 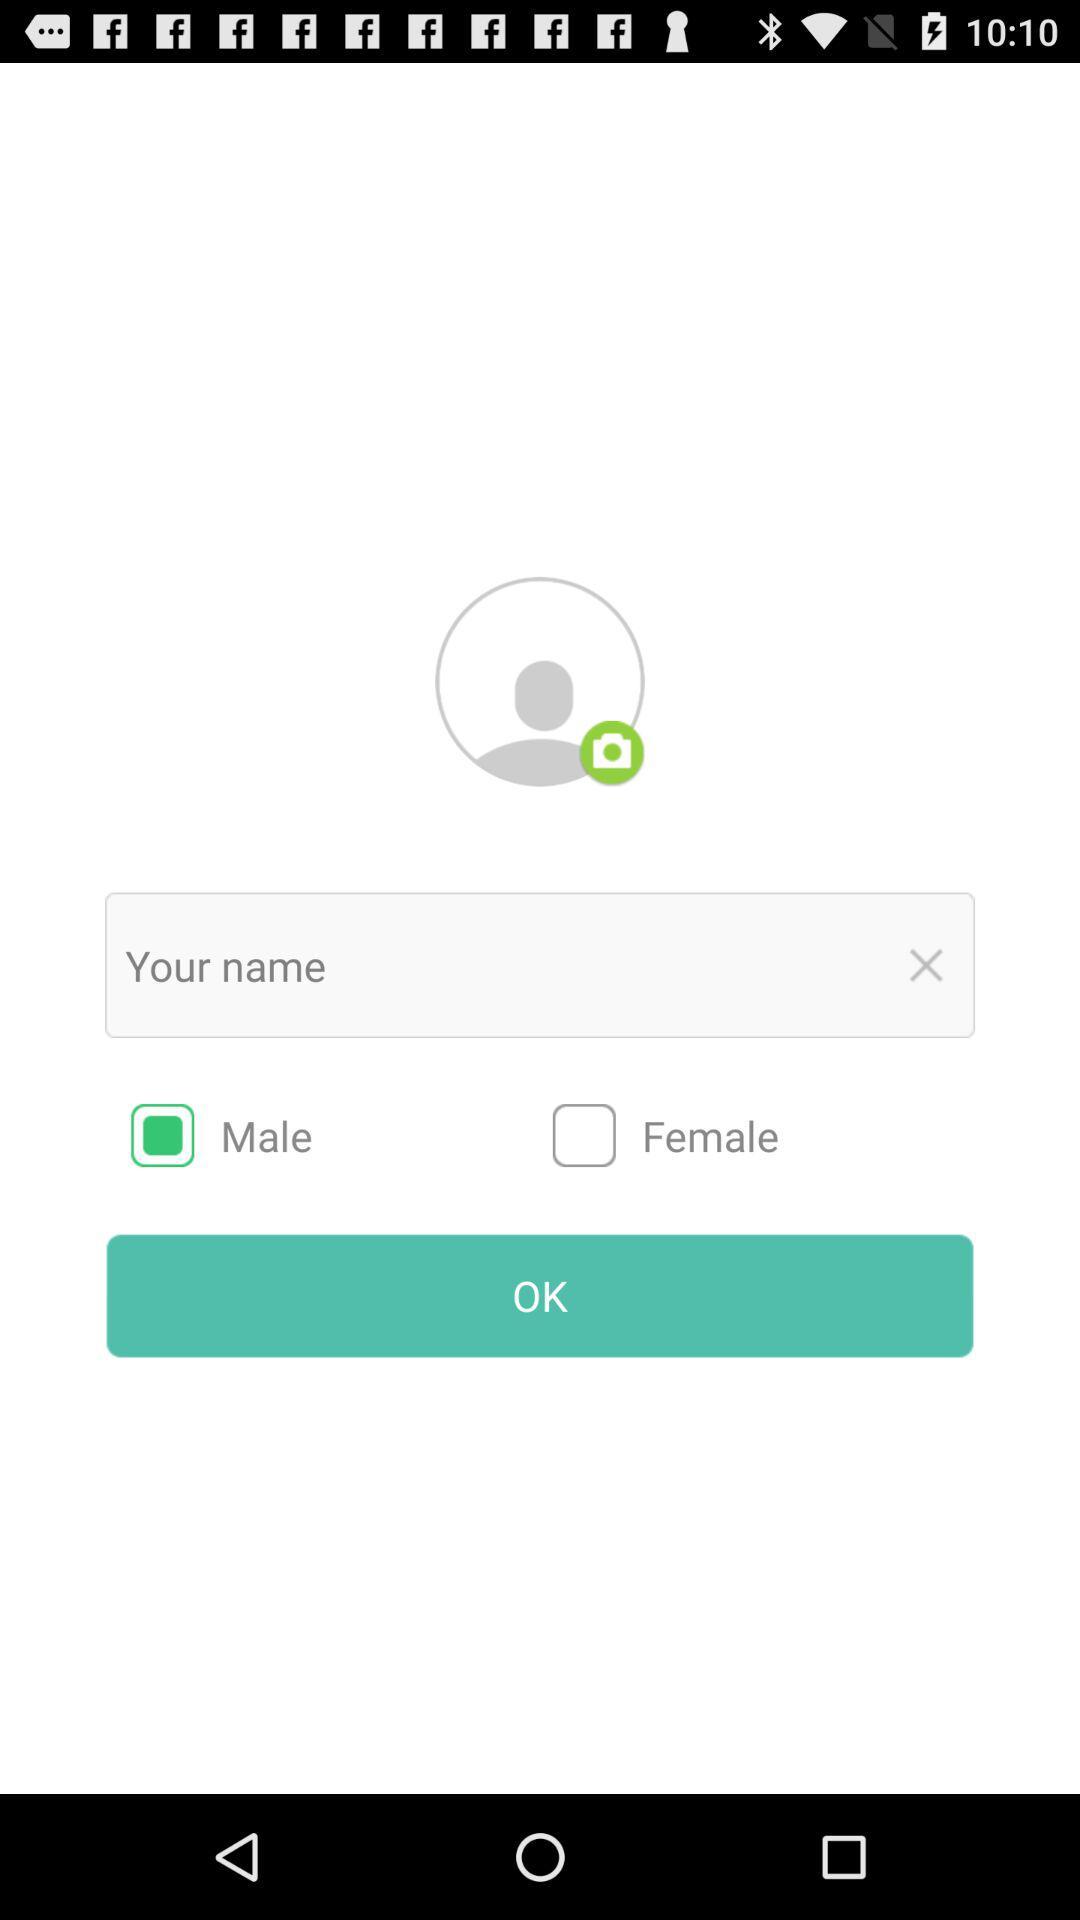 I want to click on name, so click(x=496, y=965).